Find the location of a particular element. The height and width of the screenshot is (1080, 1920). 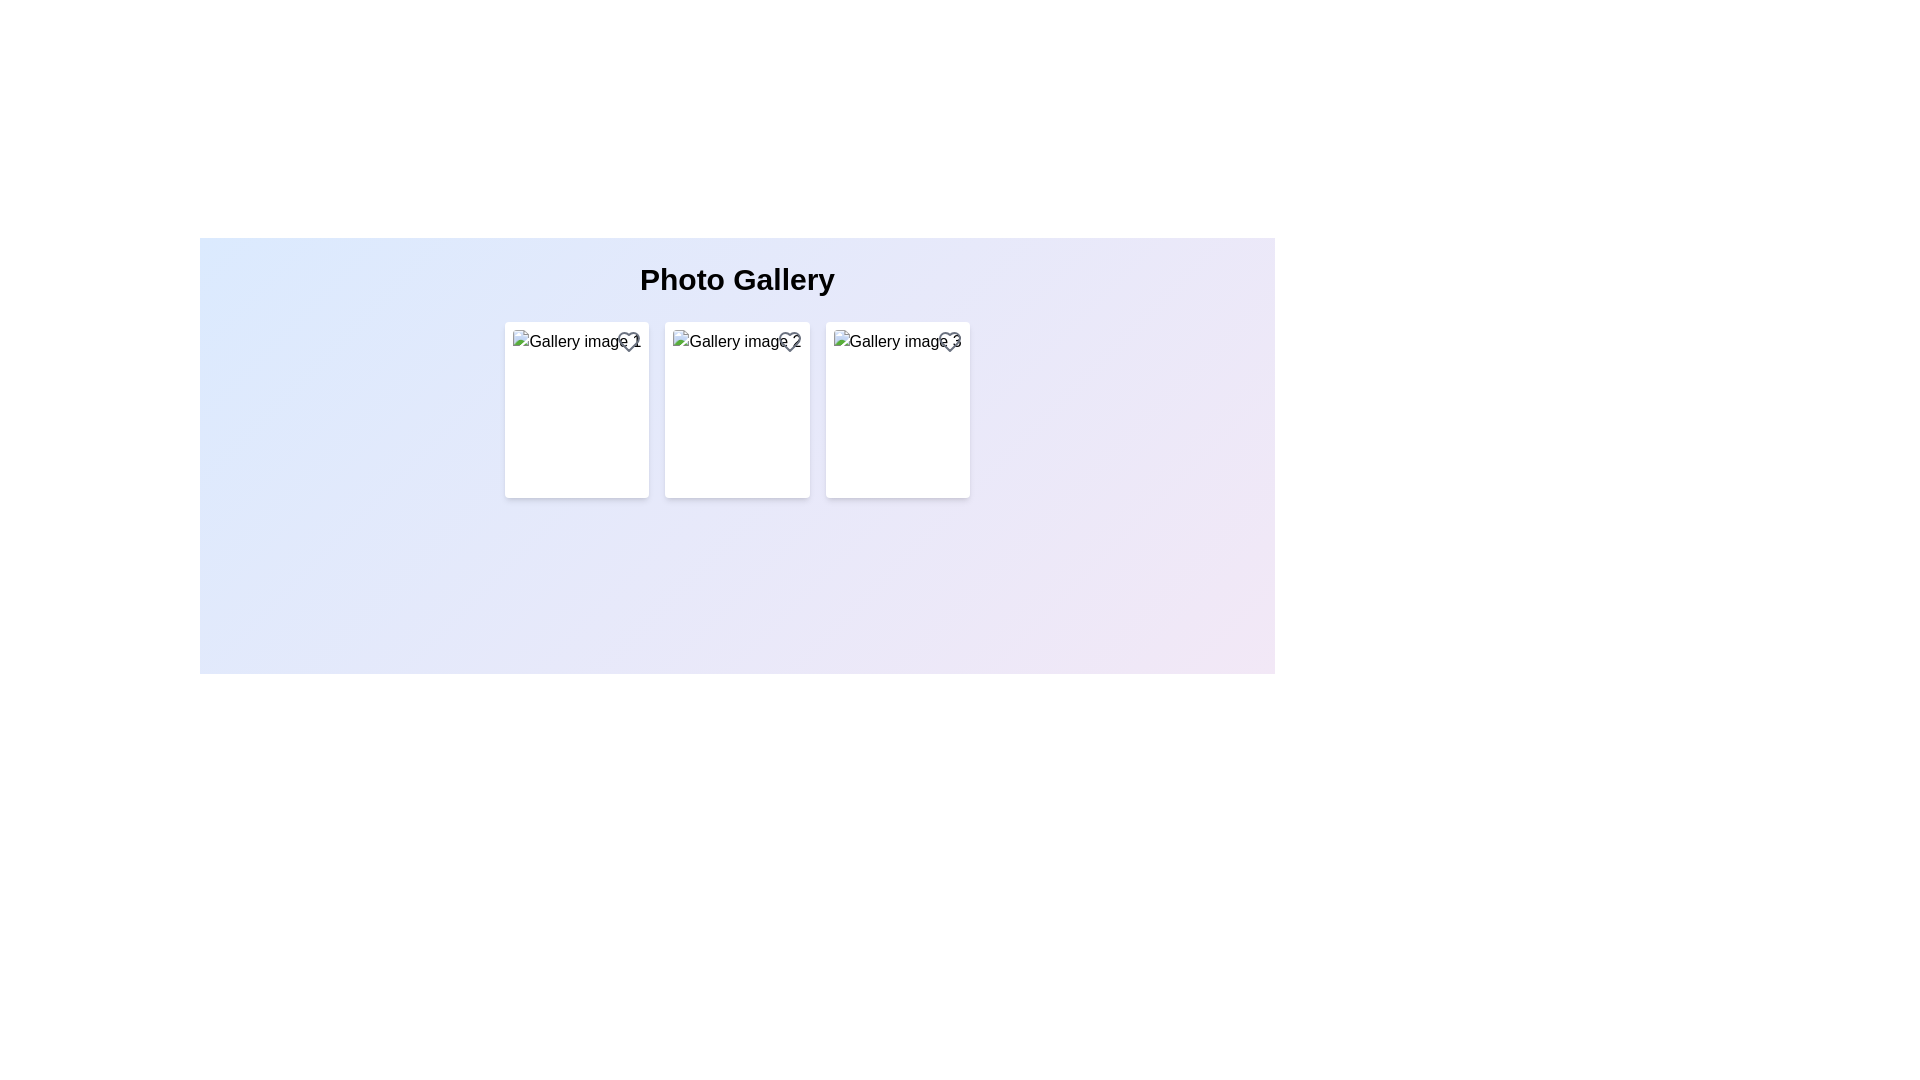

the heart-shaped icon in the top-right corner of the first card under 'Photo Gallery' to change its color from gray to red is located at coordinates (628, 341).